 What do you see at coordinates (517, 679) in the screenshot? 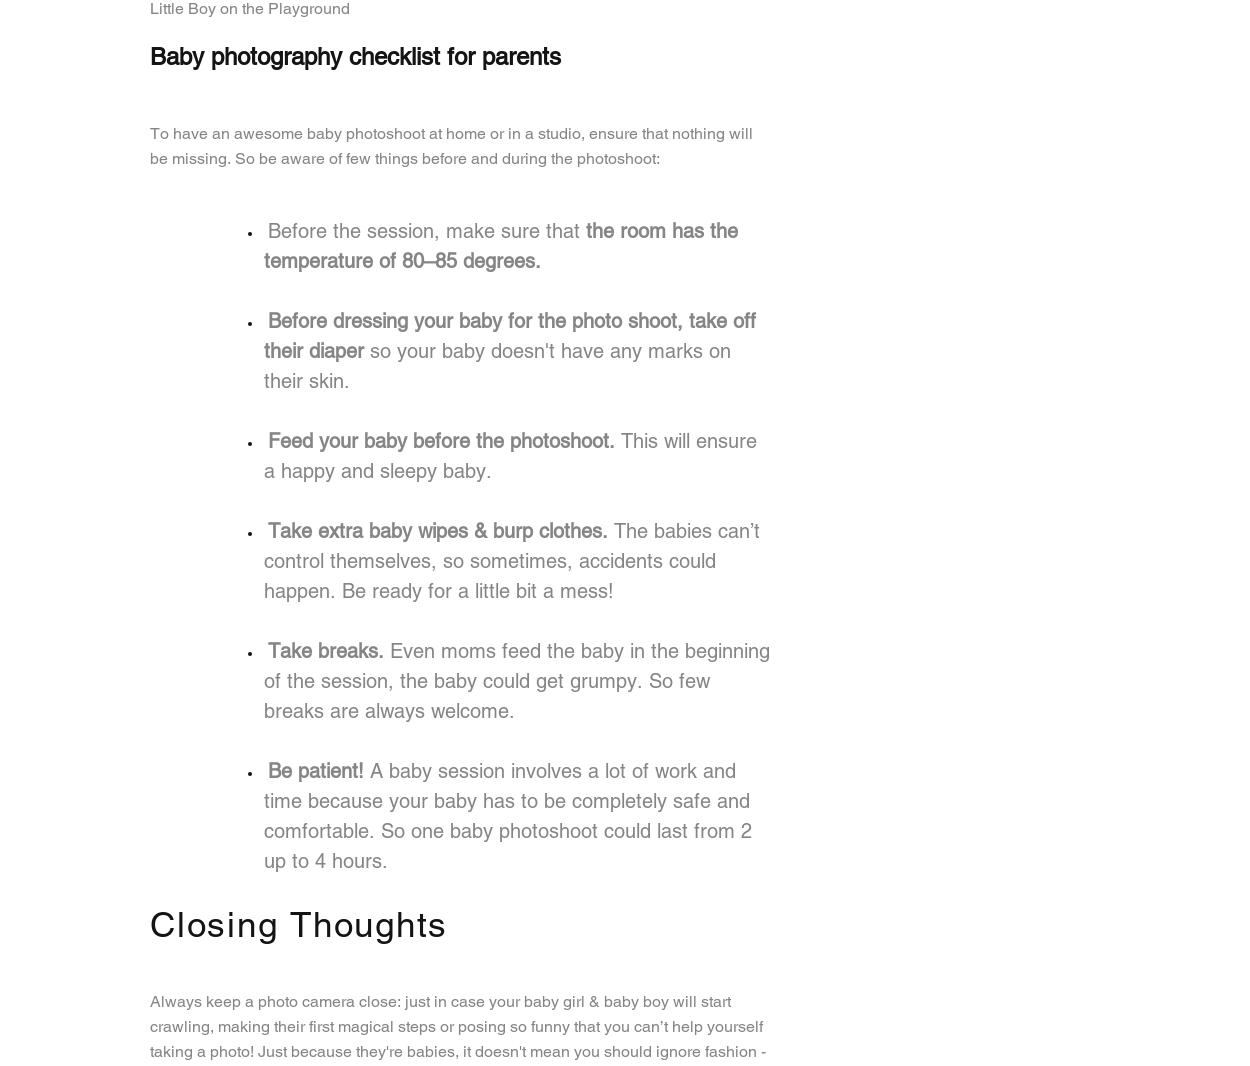
I see `'Even moms feed the baby in the beginning of the session, the baby could get grumpy. So few breaks are always welcome.'` at bounding box center [517, 679].